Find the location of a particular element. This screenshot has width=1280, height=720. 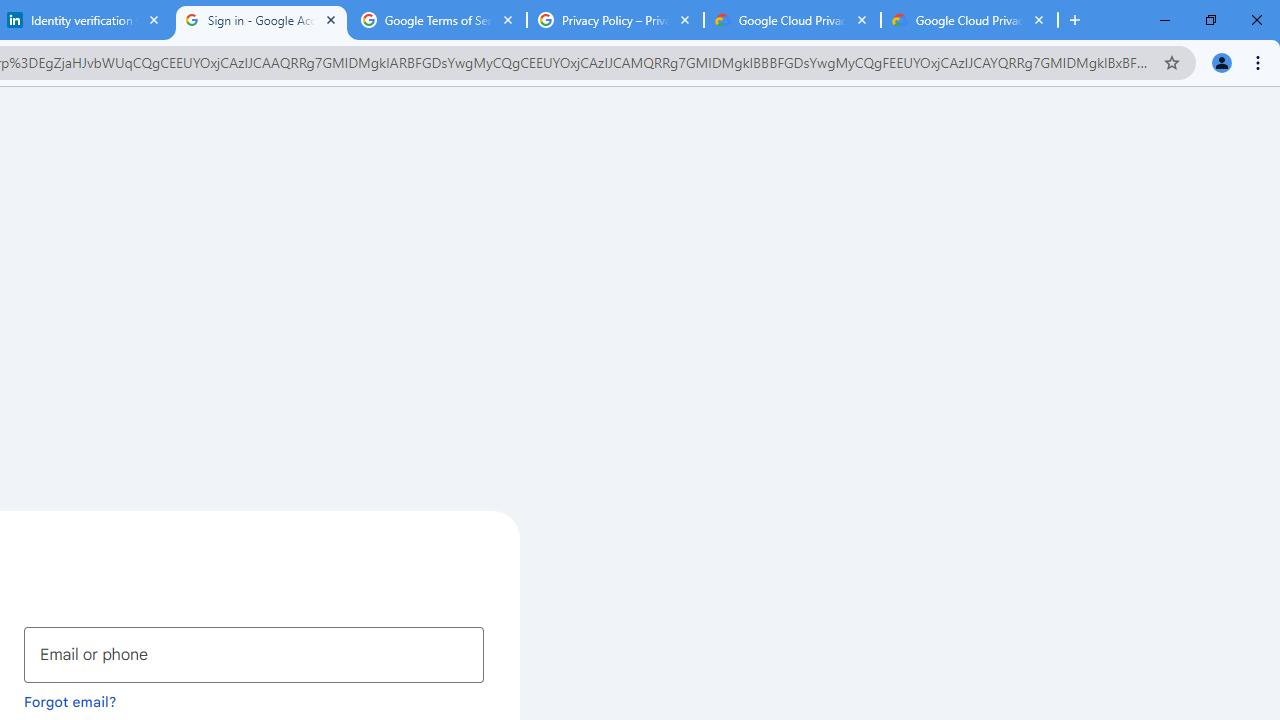

'Forgot email?' is located at coordinates (70, 700).